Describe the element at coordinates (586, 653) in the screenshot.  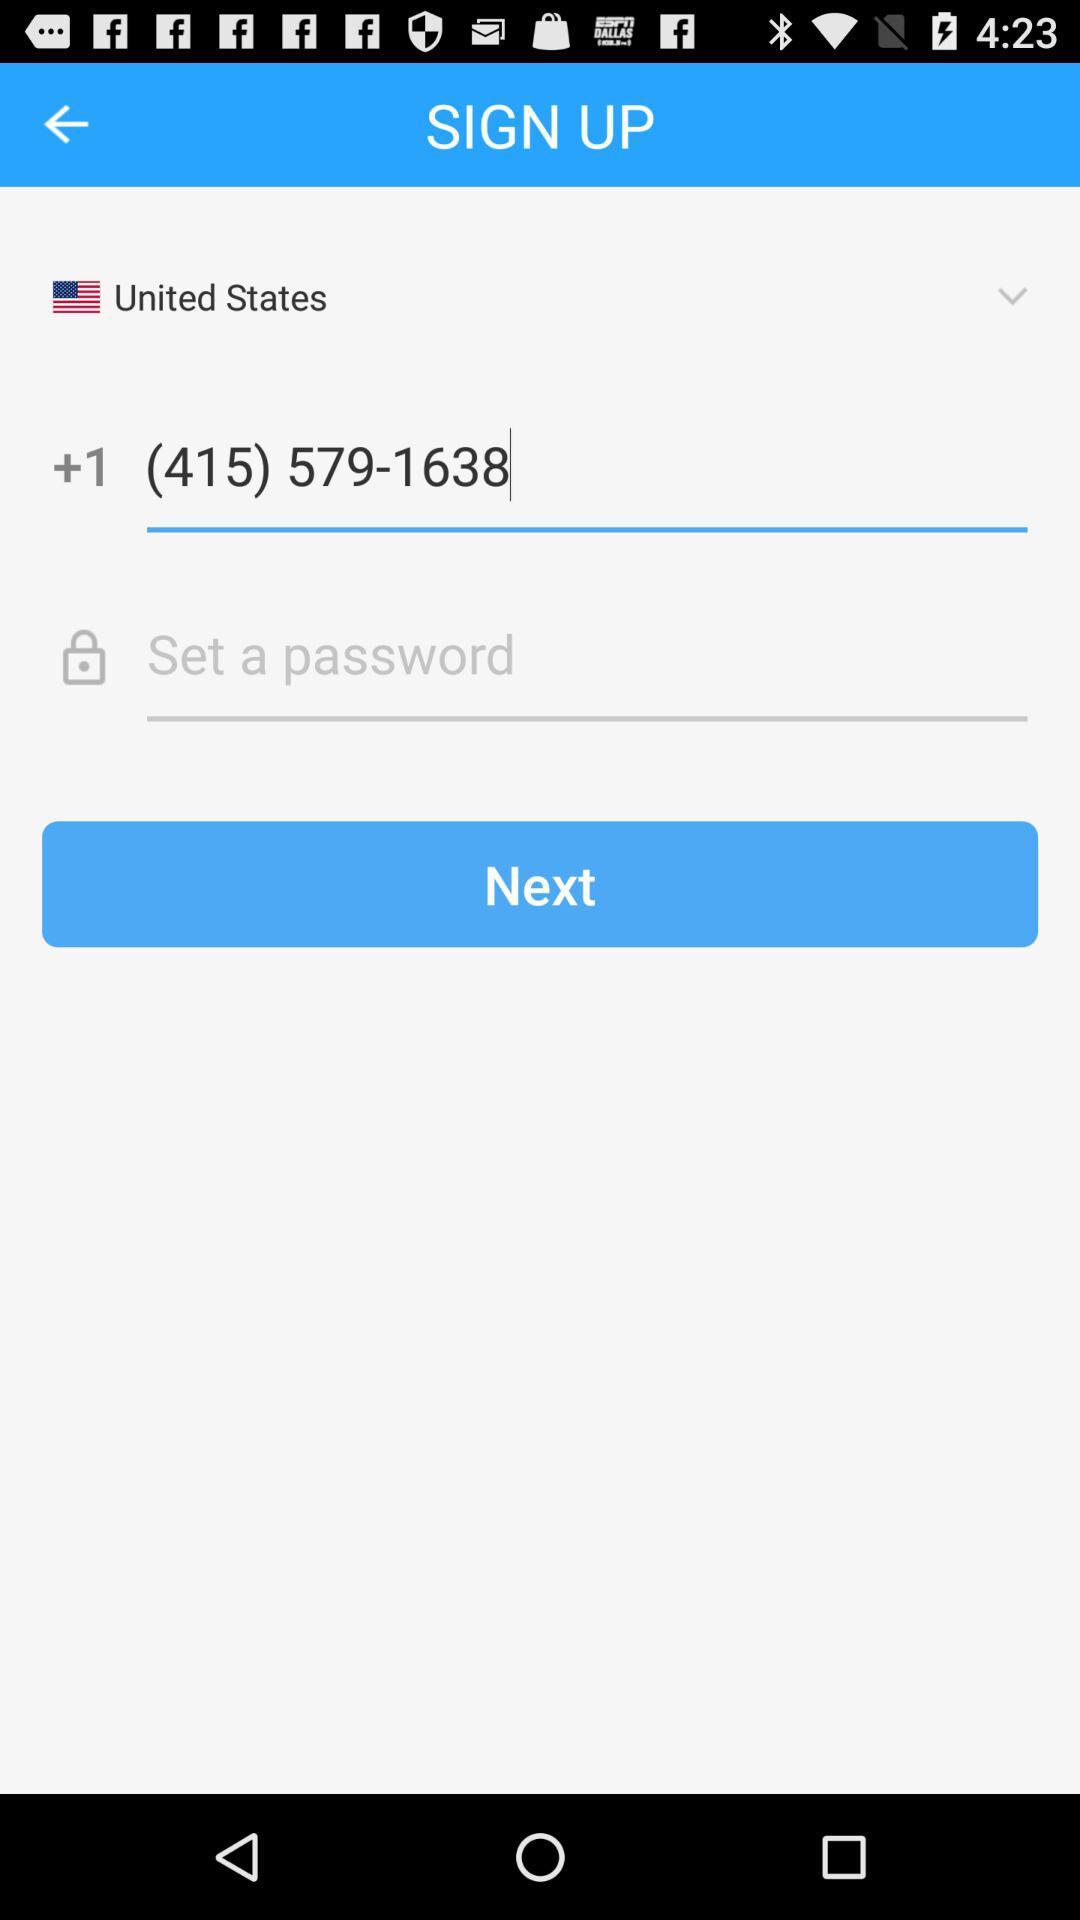
I see `set a password` at that location.